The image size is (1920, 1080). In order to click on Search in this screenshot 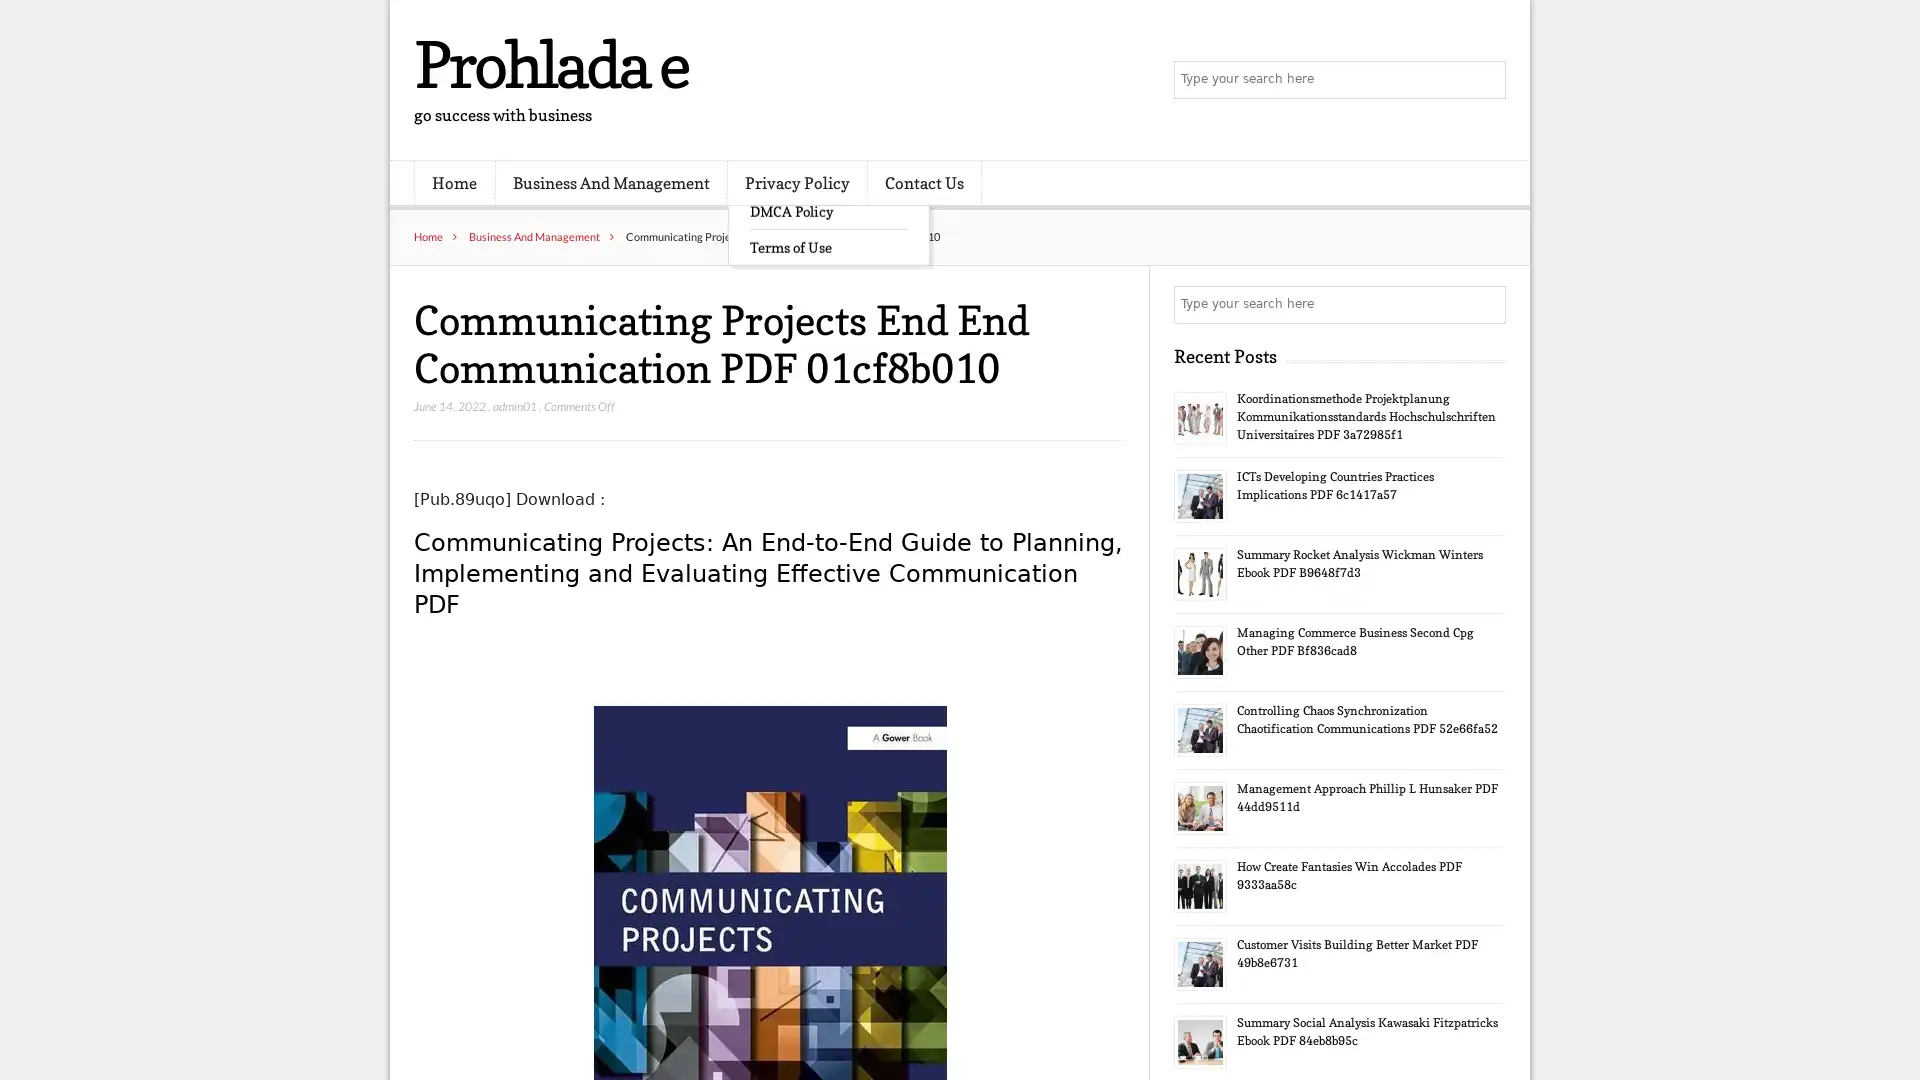, I will do `click(1485, 80)`.